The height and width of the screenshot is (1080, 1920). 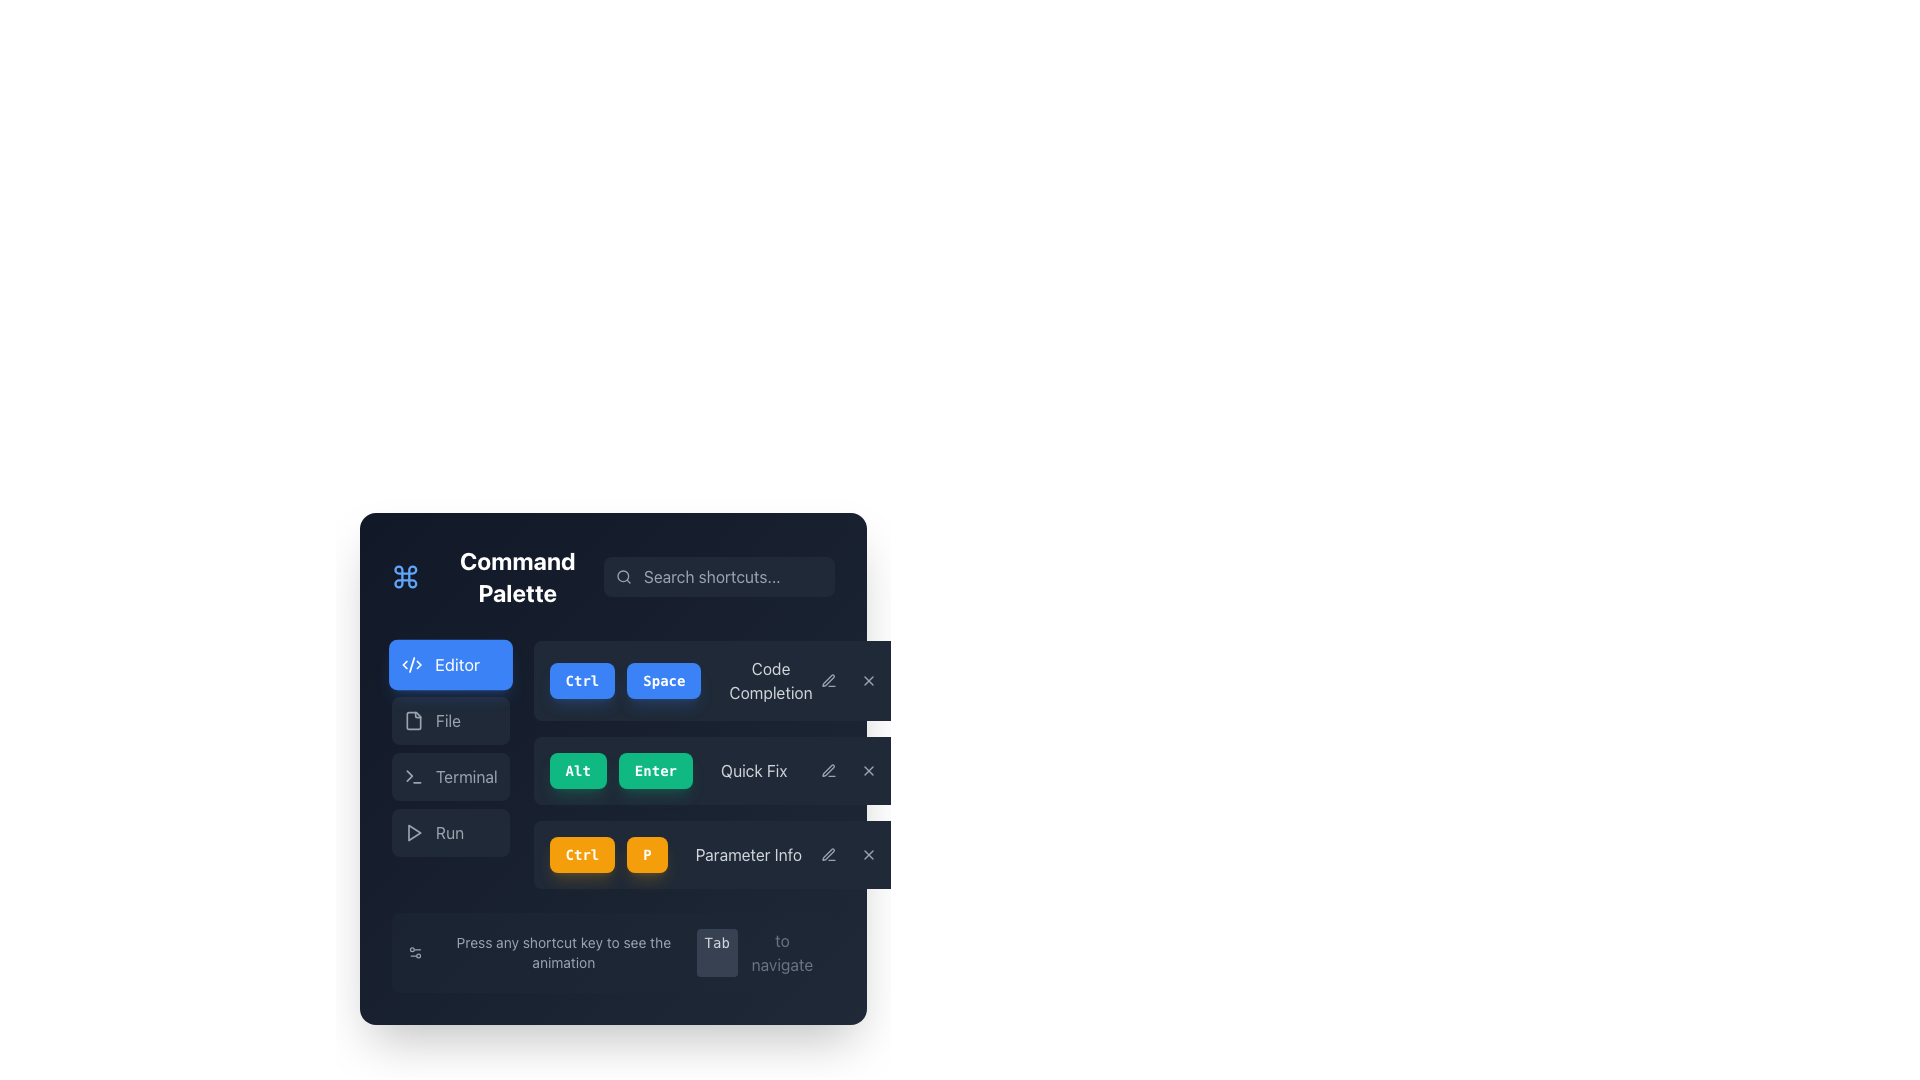 I want to click on text information from the 'shortcut list' UI component located in the 'Command Palette' interface, which features vibrant buttons indicating shortcut keys and their associated commands, so click(x=717, y=764).